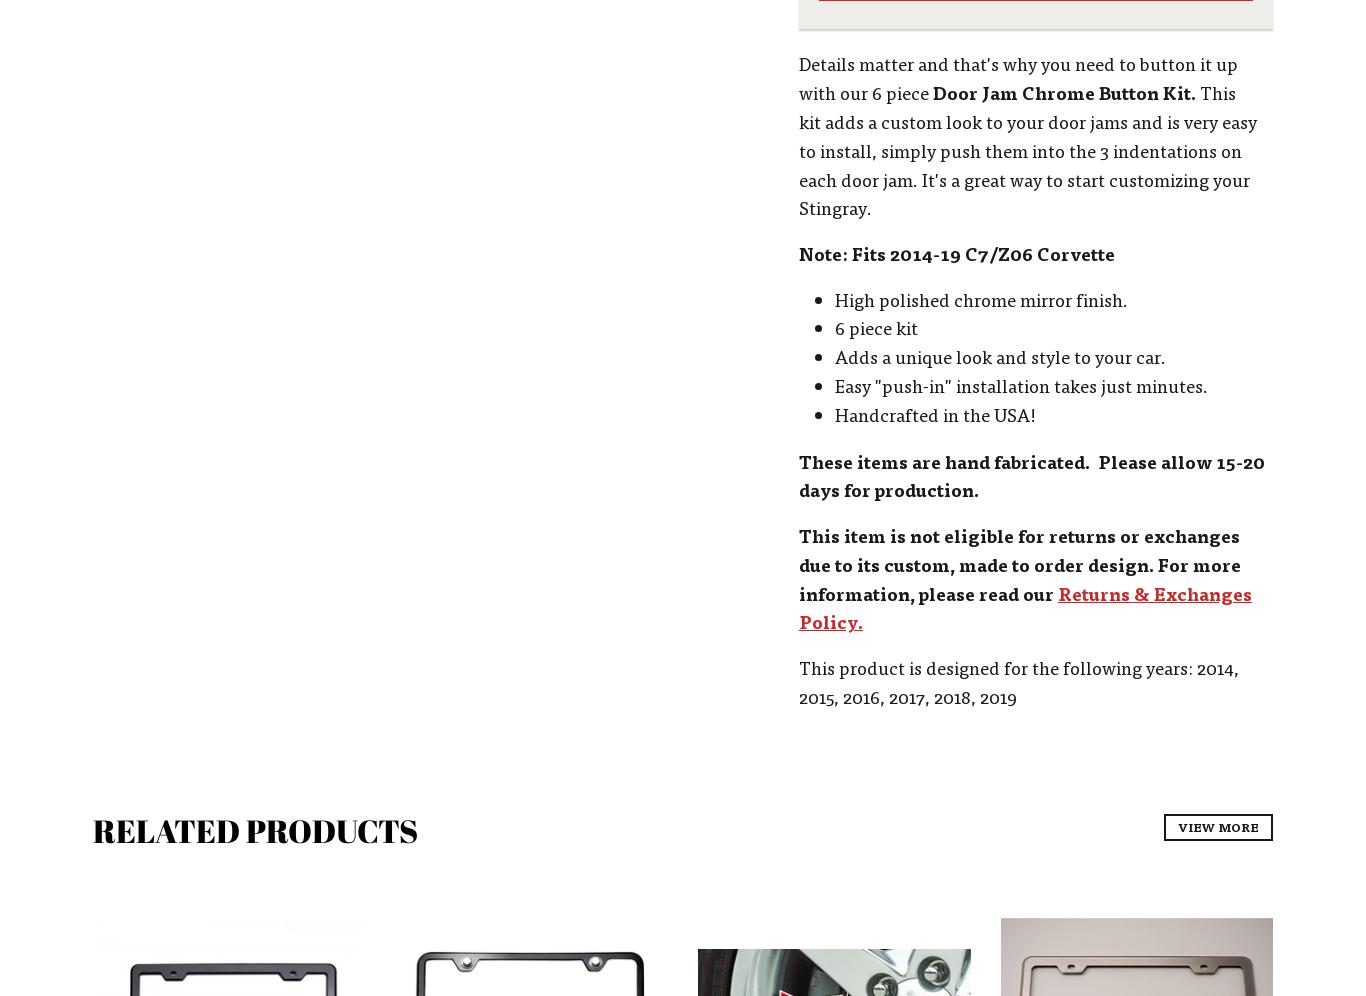 The image size is (1366, 996). I want to click on '6 piece kit', so click(874, 326).